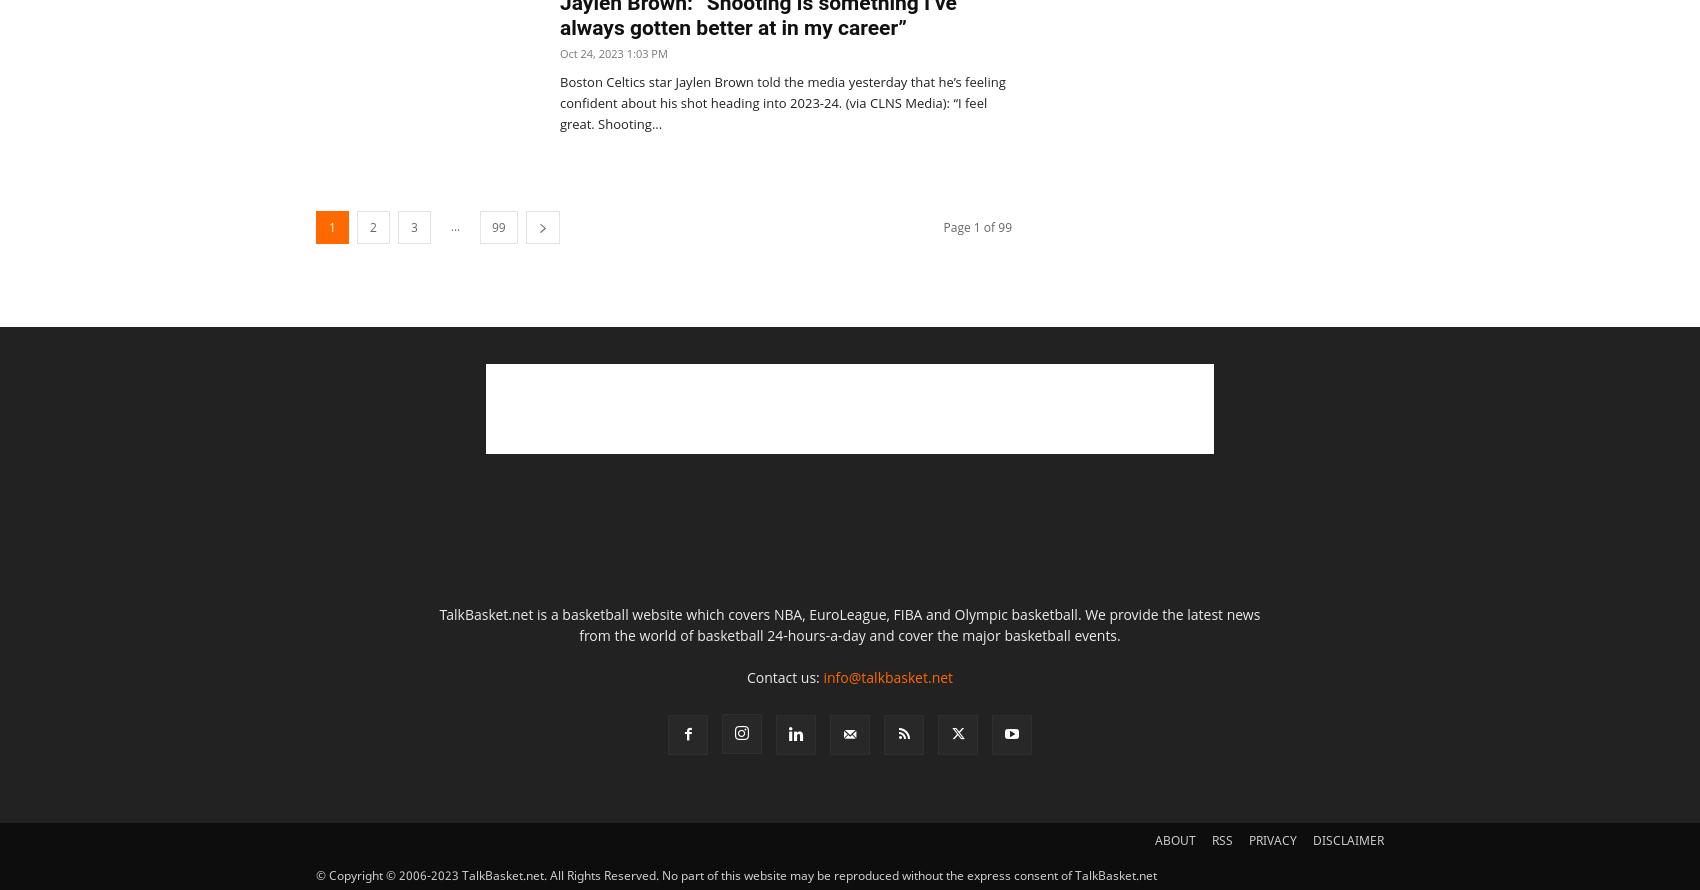 This screenshot has width=1700, height=890. I want to click on 'Page 1 of 99', so click(976, 226).